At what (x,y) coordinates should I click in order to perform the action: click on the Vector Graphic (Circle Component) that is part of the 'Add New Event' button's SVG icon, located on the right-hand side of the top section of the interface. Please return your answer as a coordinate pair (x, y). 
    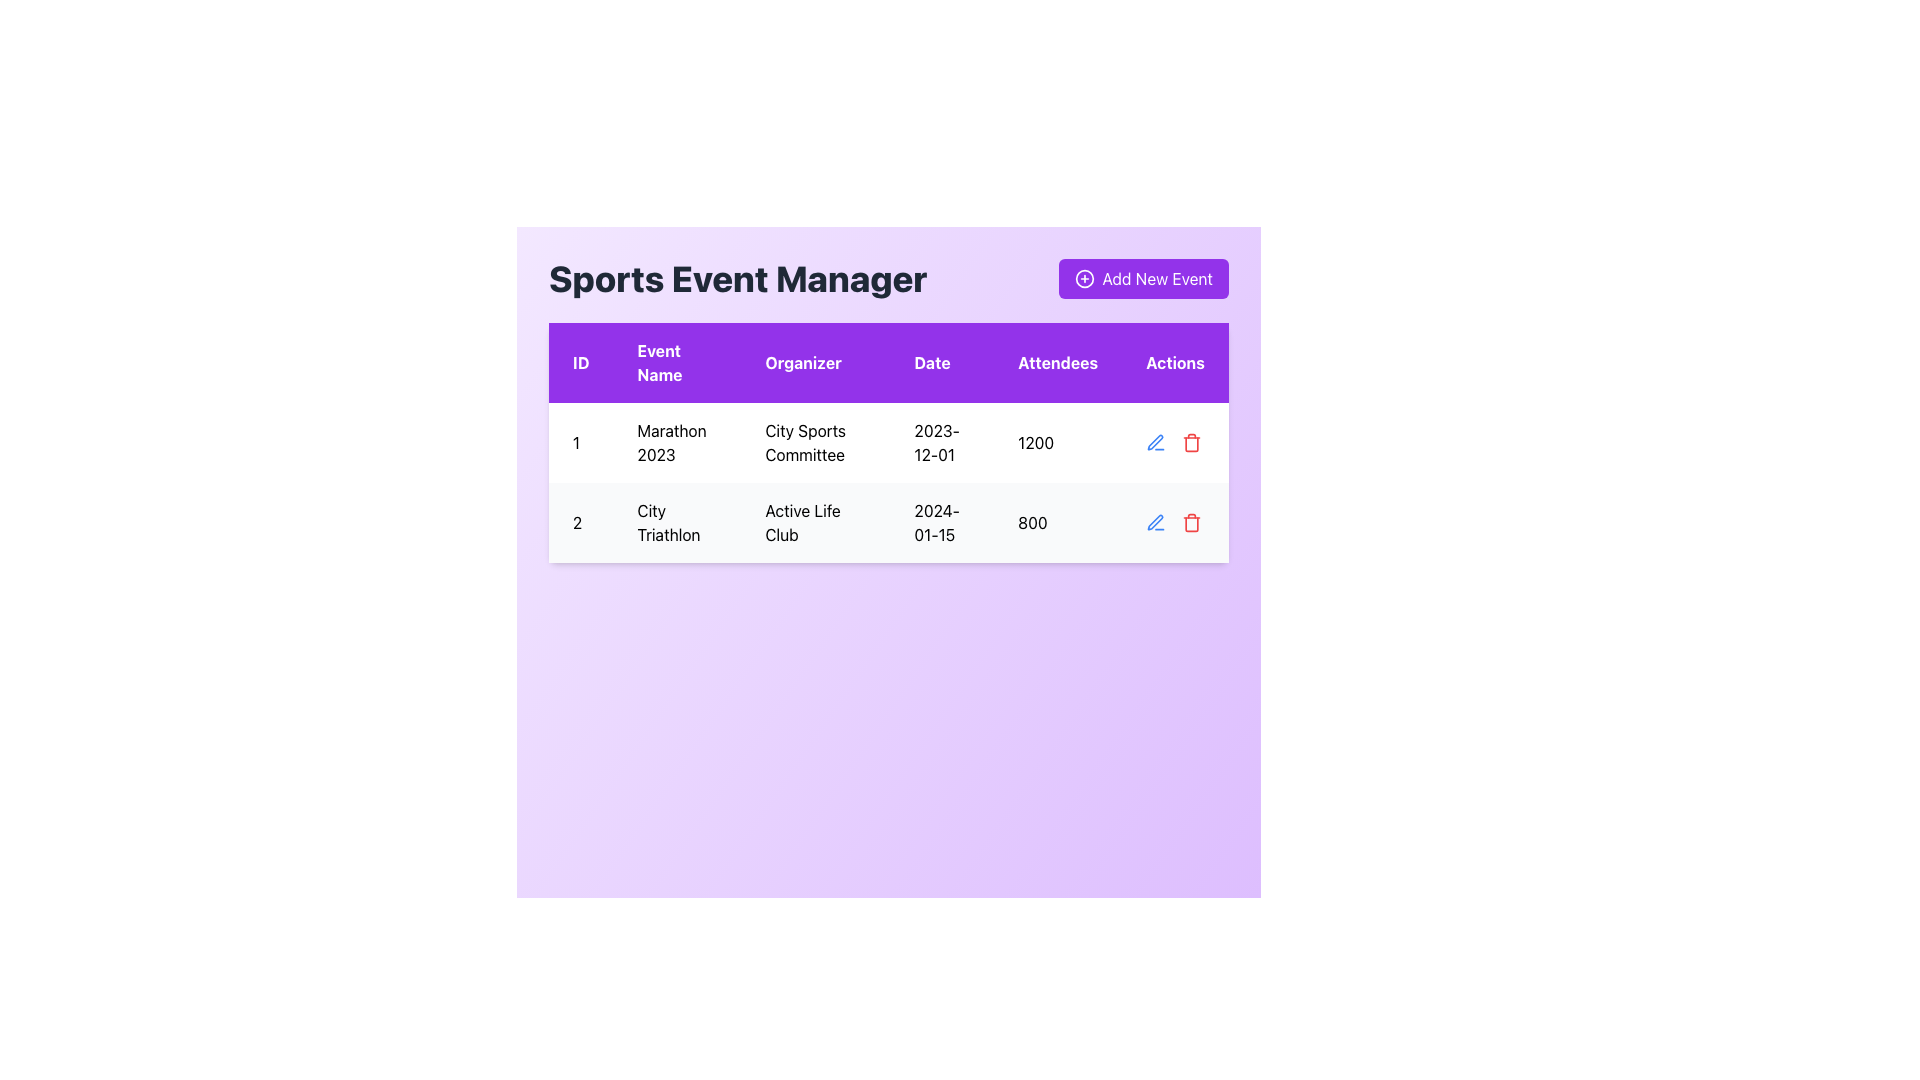
    Looking at the image, I should click on (1083, 278).